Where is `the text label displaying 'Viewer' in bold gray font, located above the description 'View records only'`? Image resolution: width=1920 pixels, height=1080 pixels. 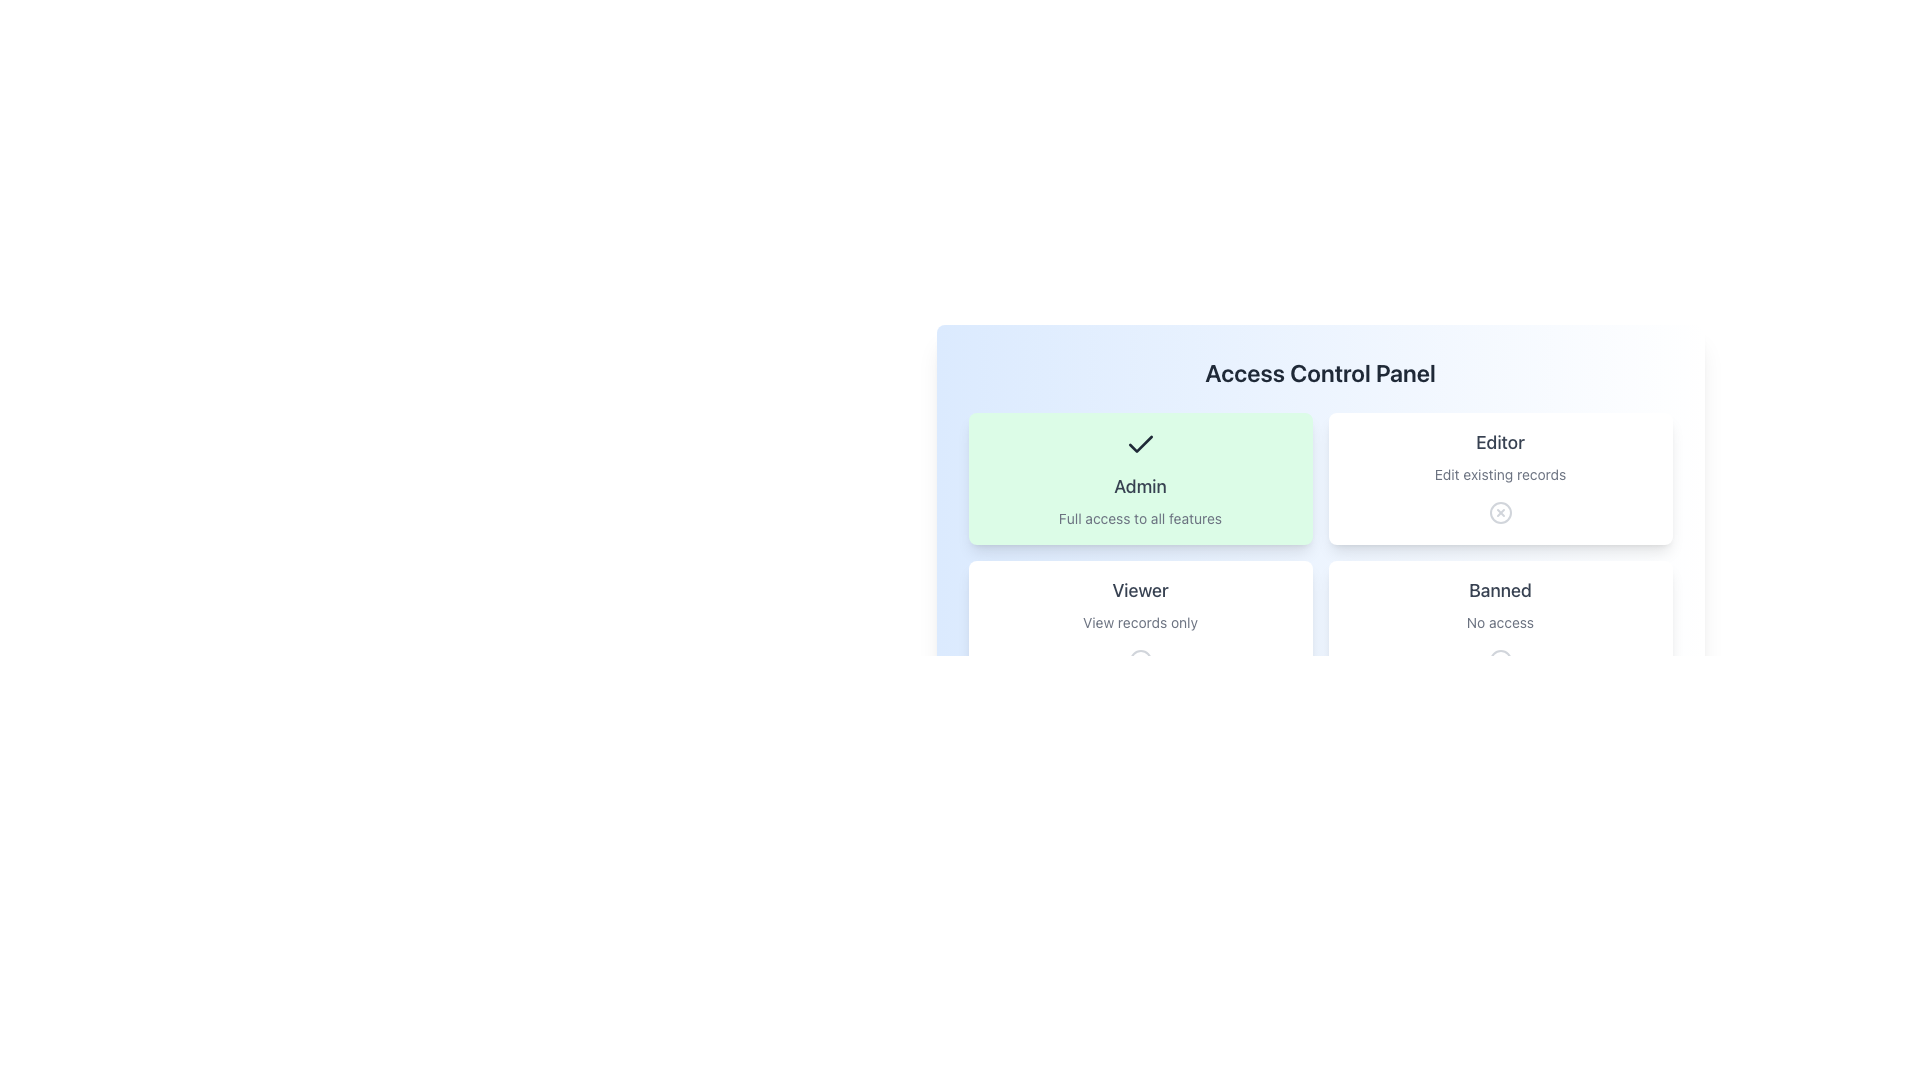 the text label displaying 'Viewer' in bold gray font, located above the description 'View records only' is located at coordinates (1140, 589).